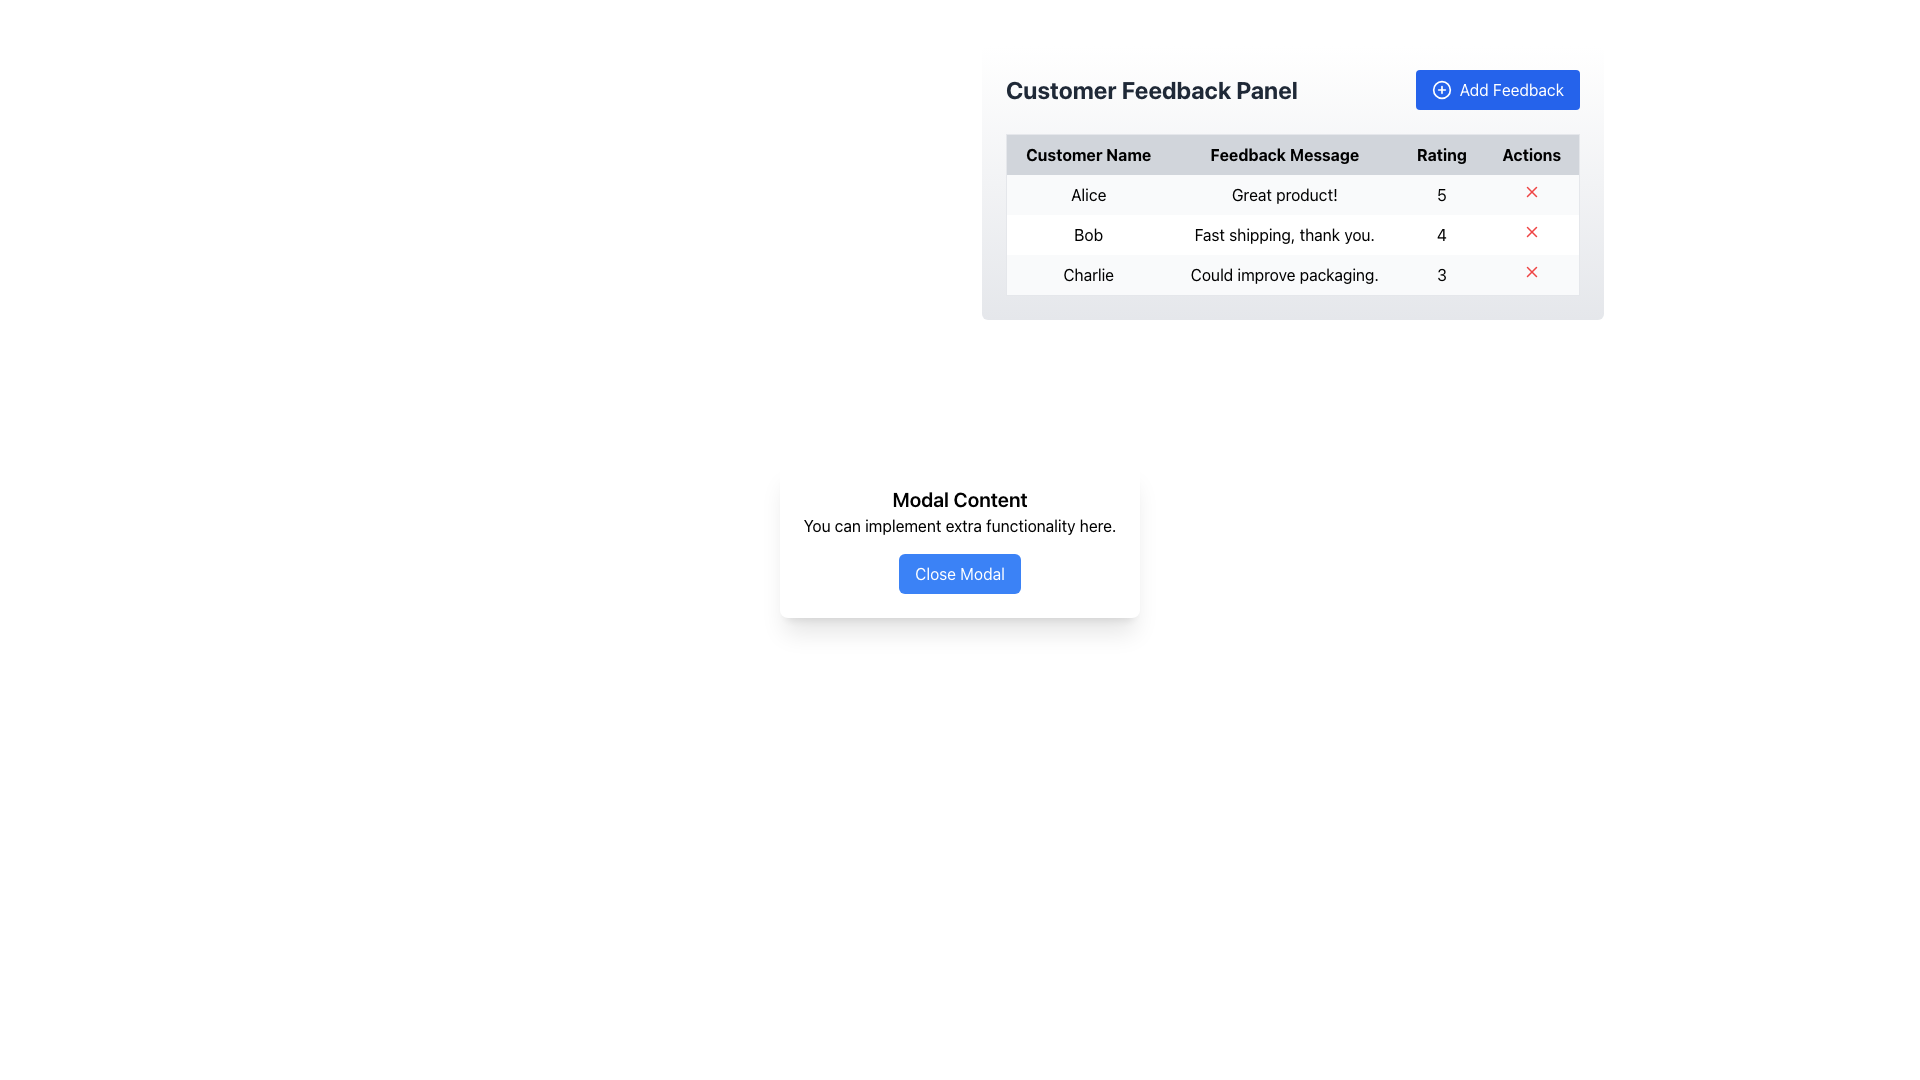  What do you see at coordinates (958, 574) in the screenshot?
I see `the 'Close Modal' button, which has a blue background and white text` at bounding box center [958, 574].